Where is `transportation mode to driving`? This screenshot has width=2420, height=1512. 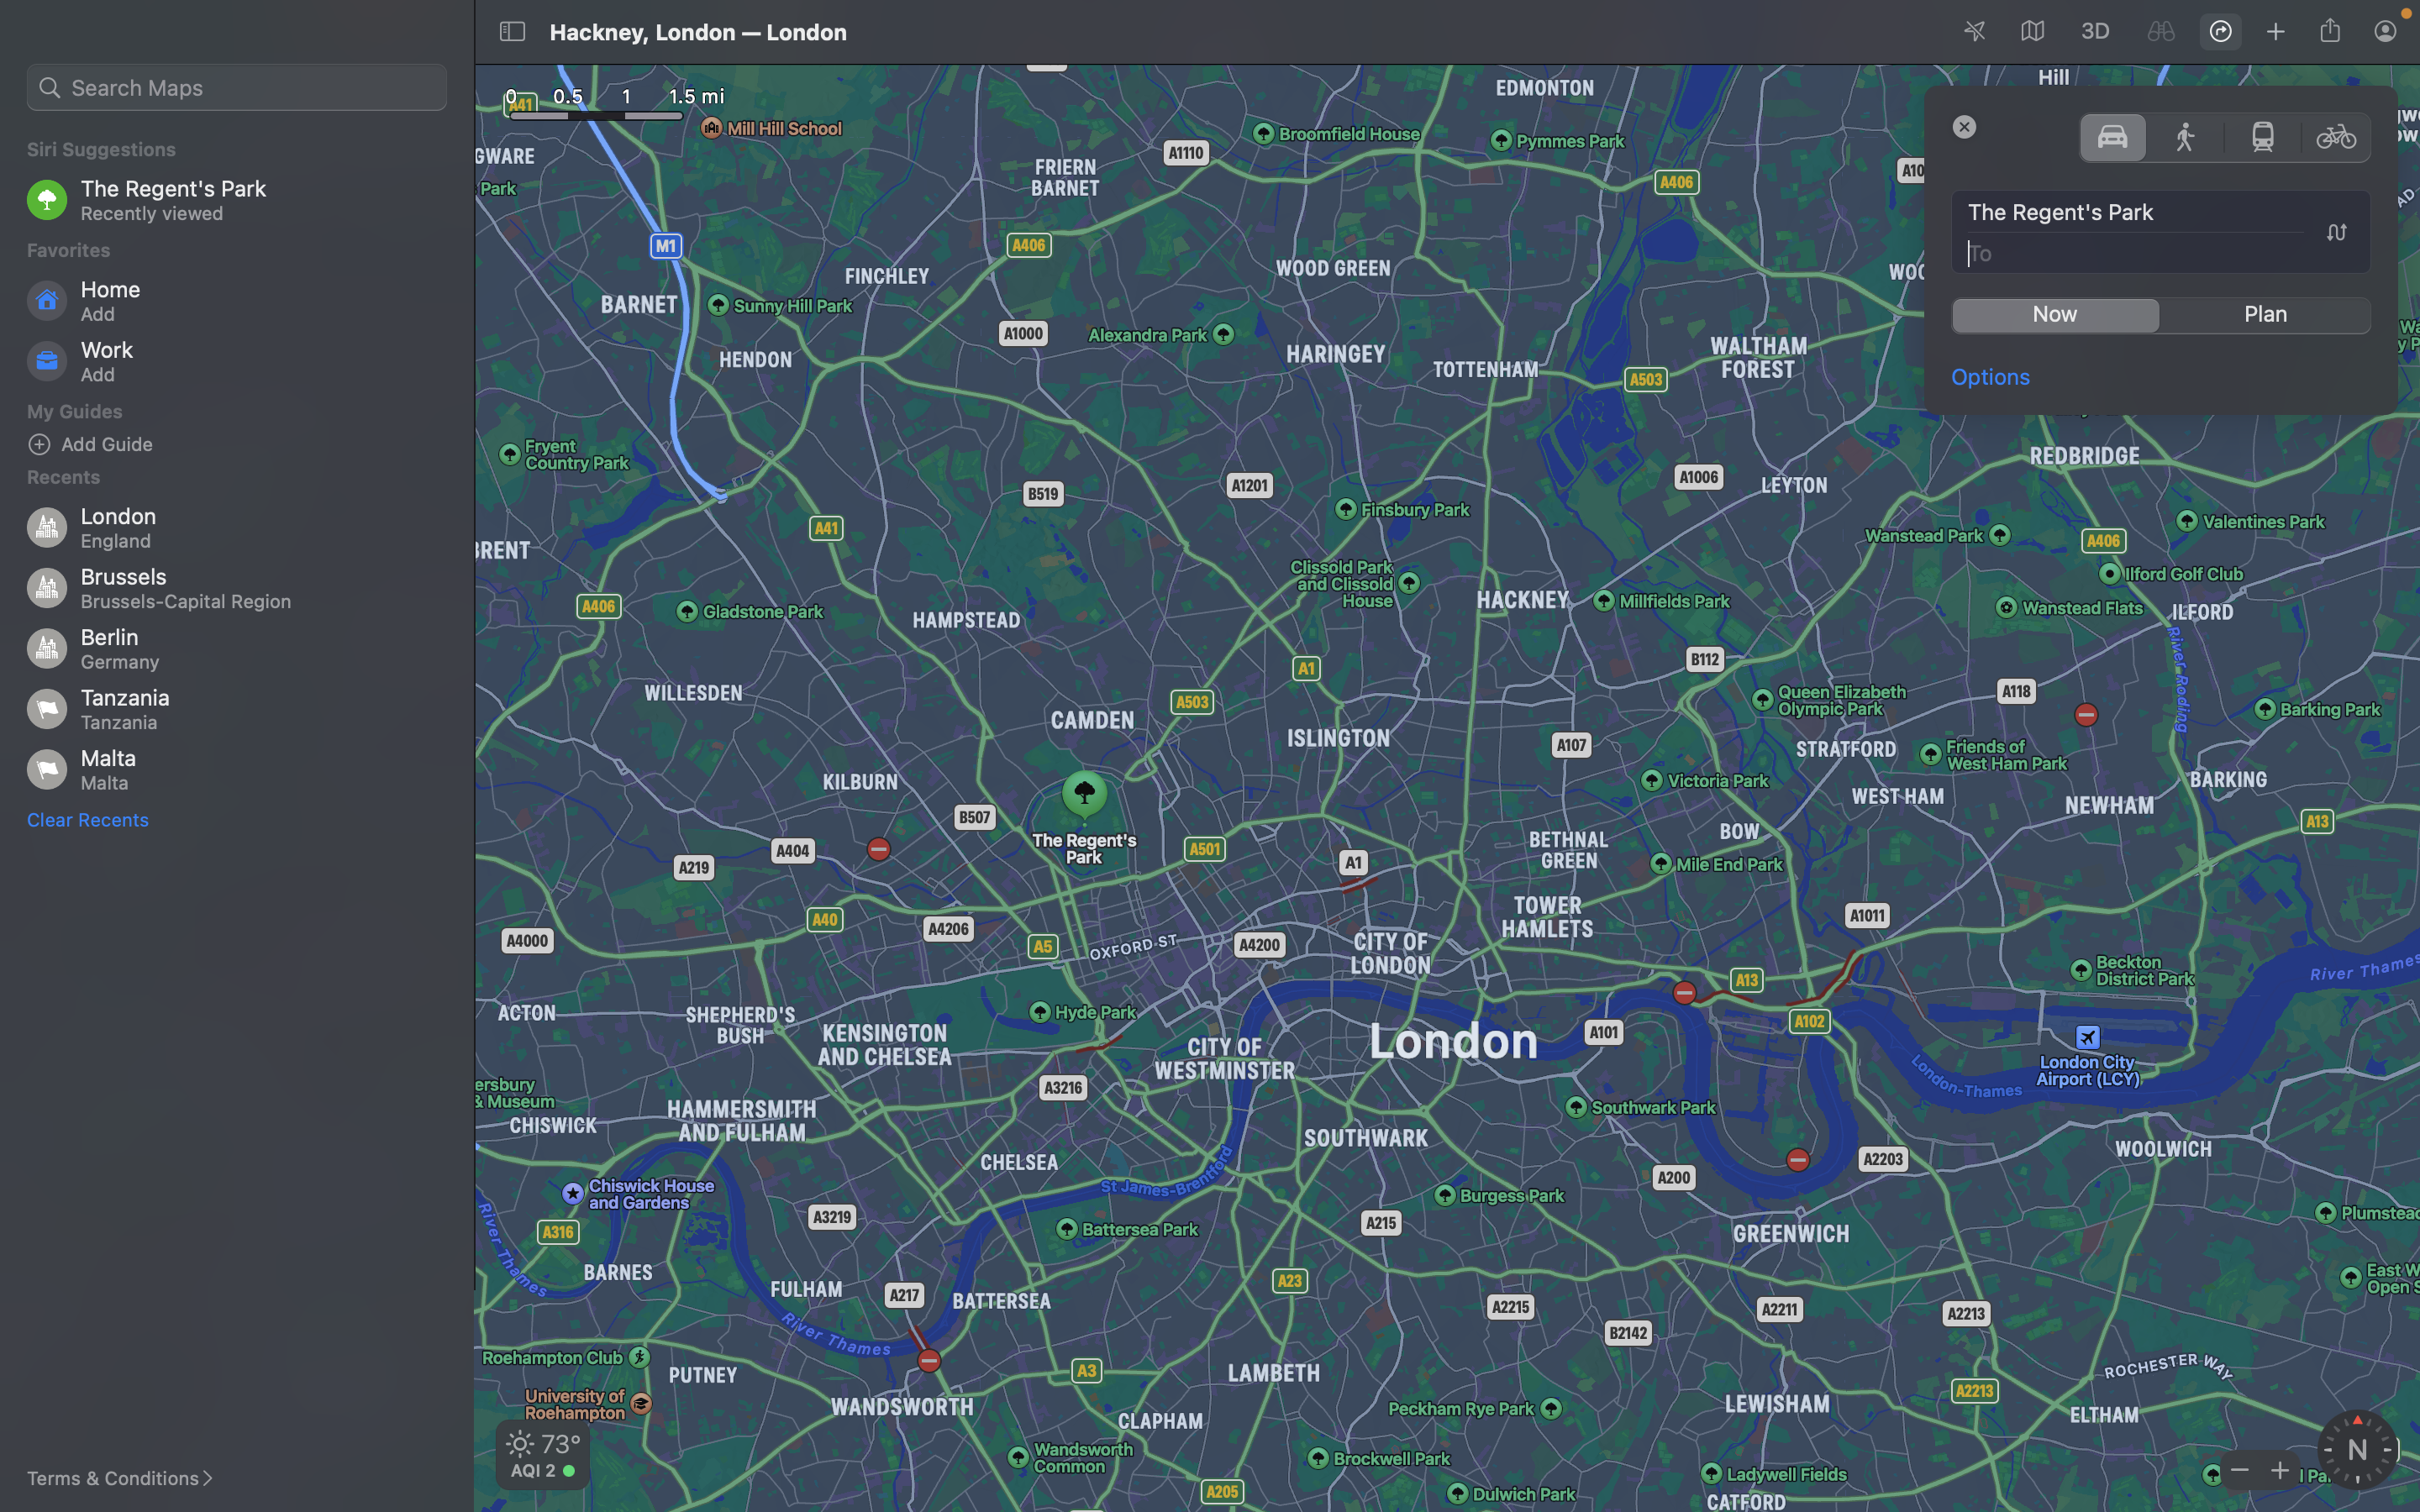 transportation mode to driving is located at coordinates (2112, 135).